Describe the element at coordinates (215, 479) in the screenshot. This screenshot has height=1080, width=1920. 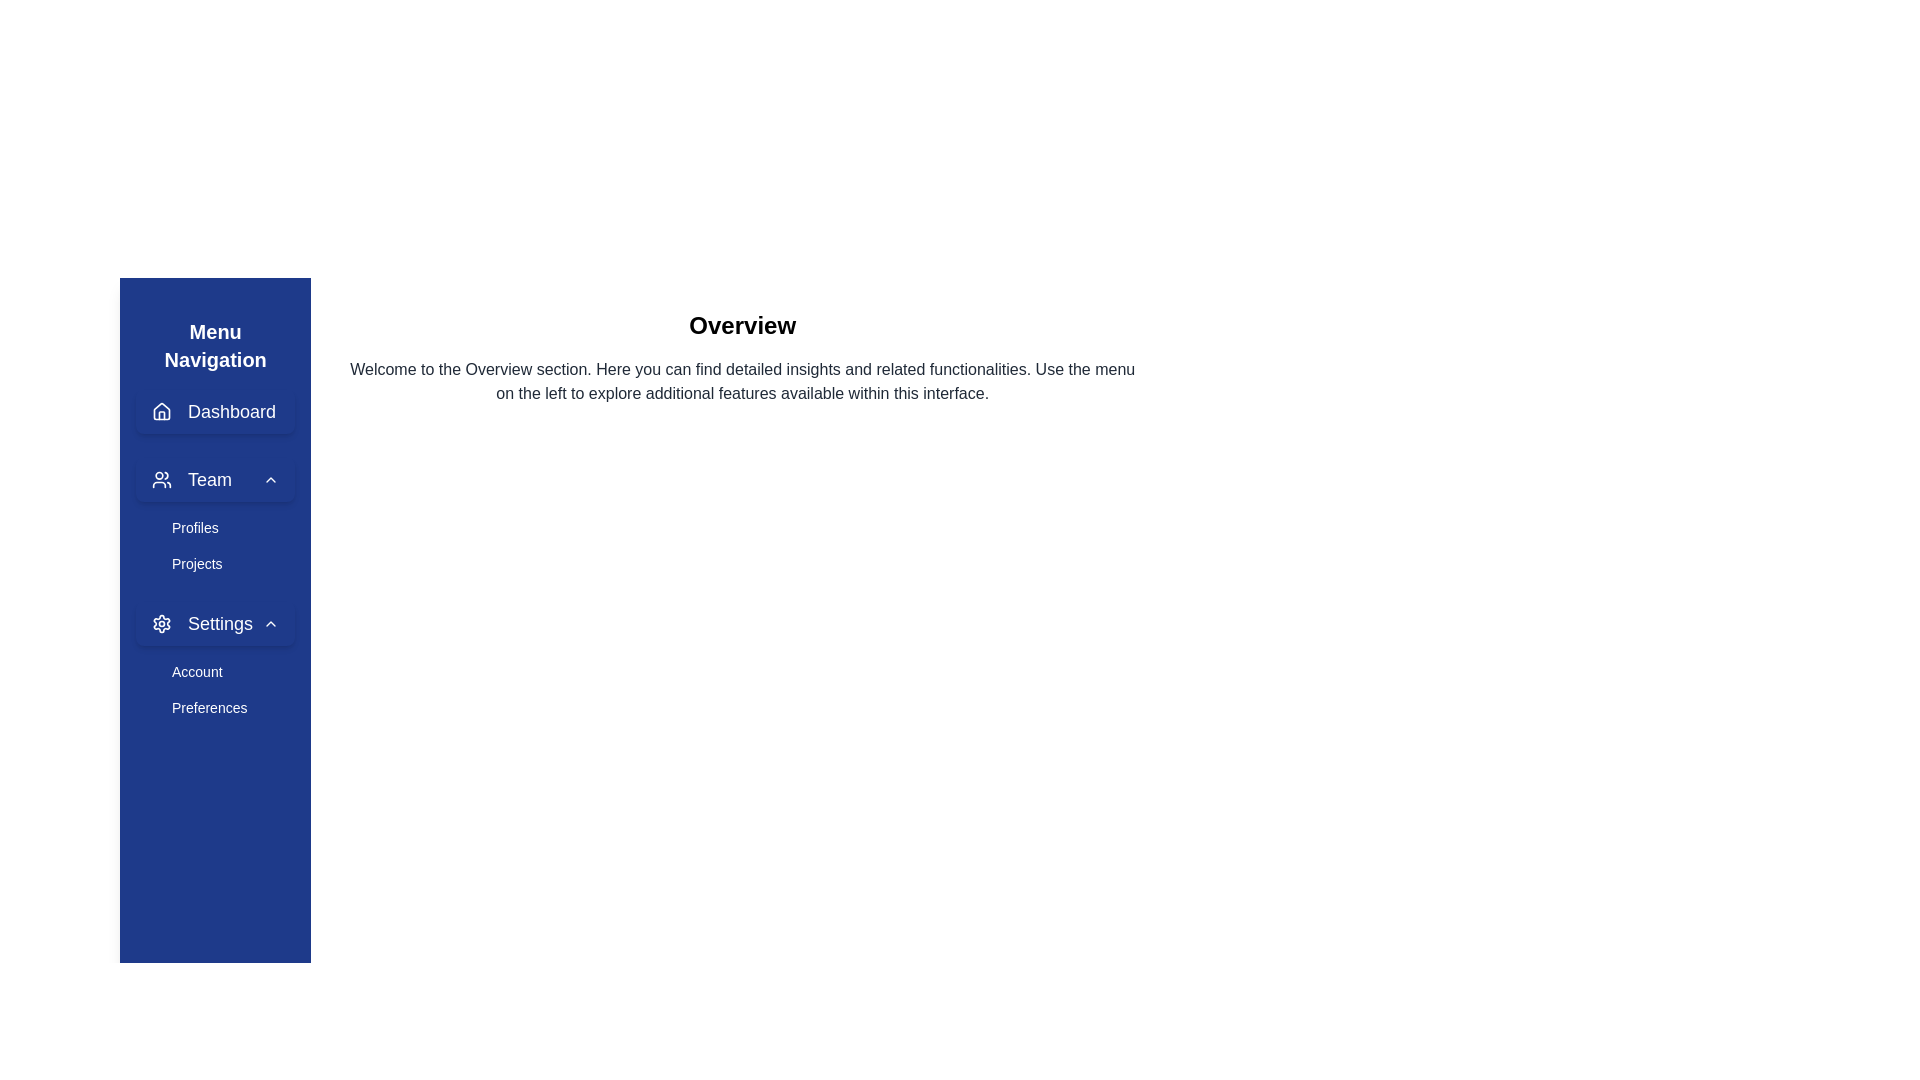
I see `the 'Team' button in the menu navigation bar, which has a rounded design, a user icon on the left, bold text 'Team', and an upward chevron indicating collapsible functionality` at that location.